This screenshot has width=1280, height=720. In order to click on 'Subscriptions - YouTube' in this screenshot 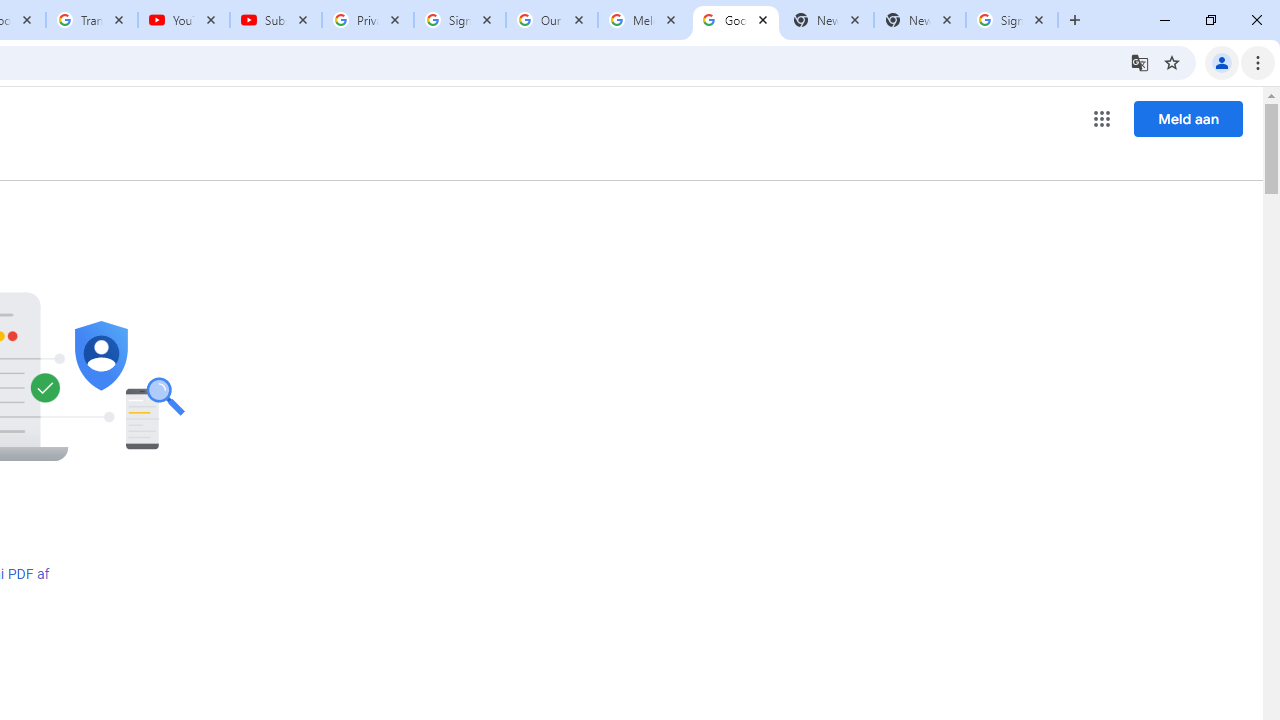, I will do `click(275, 20)`.